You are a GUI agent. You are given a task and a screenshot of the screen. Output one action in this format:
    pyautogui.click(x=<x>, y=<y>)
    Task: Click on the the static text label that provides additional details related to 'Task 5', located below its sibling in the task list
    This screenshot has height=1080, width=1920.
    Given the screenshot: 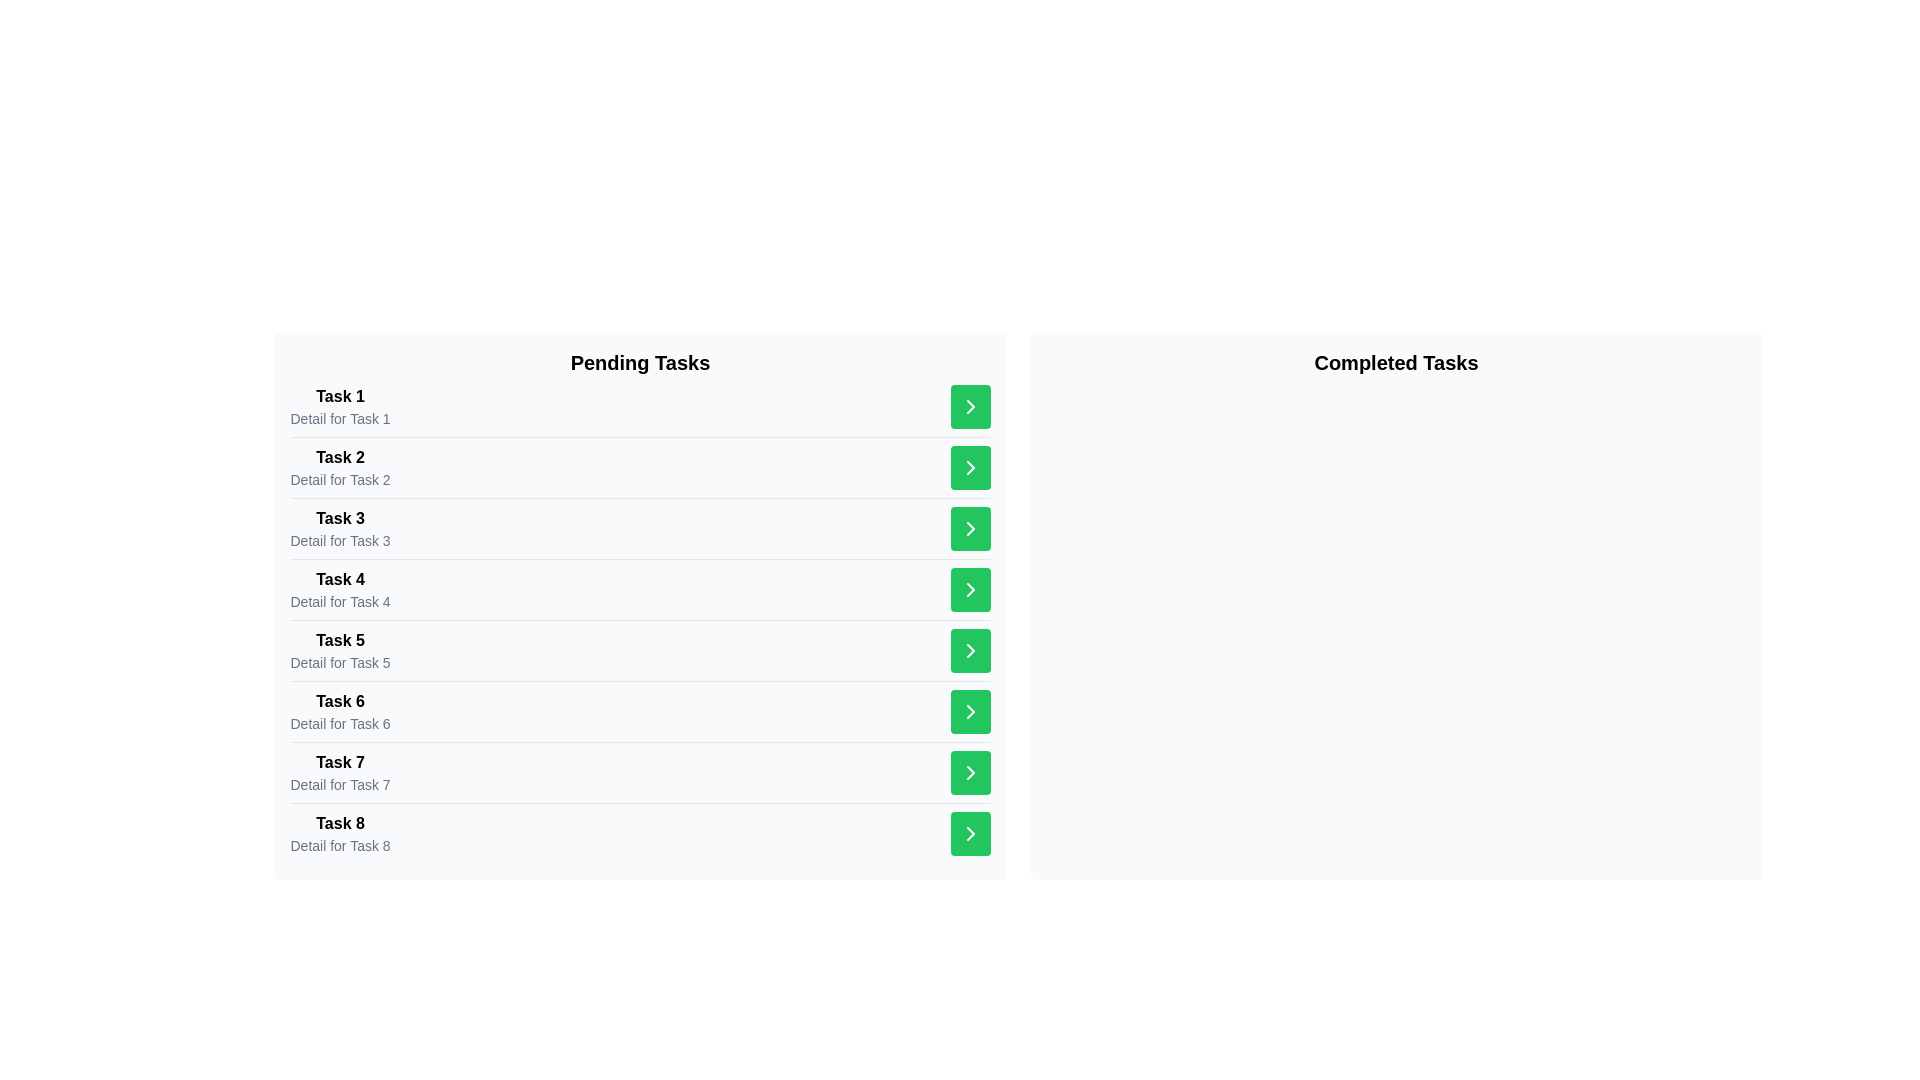 What is the action you would take?
    pyautogui.click(x=340, y=663)
    